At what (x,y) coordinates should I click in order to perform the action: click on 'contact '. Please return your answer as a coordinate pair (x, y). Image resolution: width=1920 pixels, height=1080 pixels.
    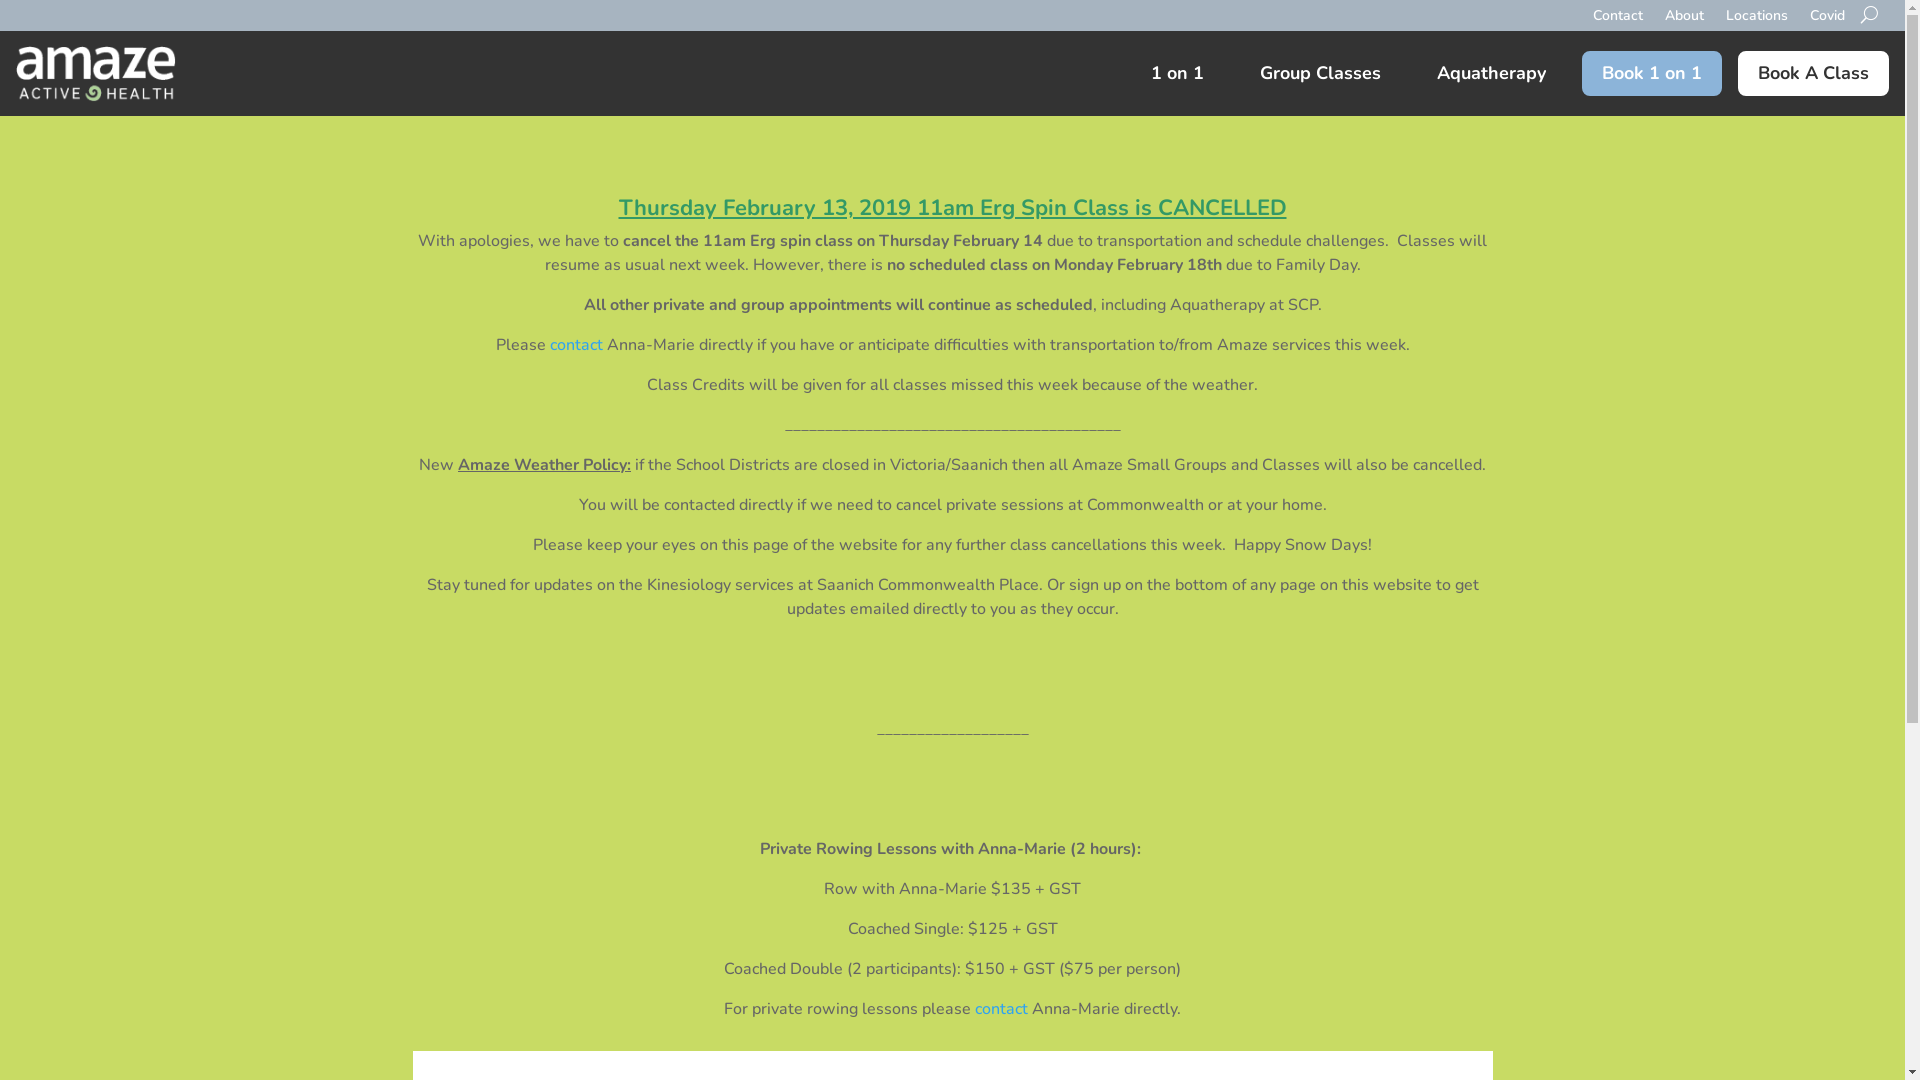
    Looking at the image, I should click on (577, 343).